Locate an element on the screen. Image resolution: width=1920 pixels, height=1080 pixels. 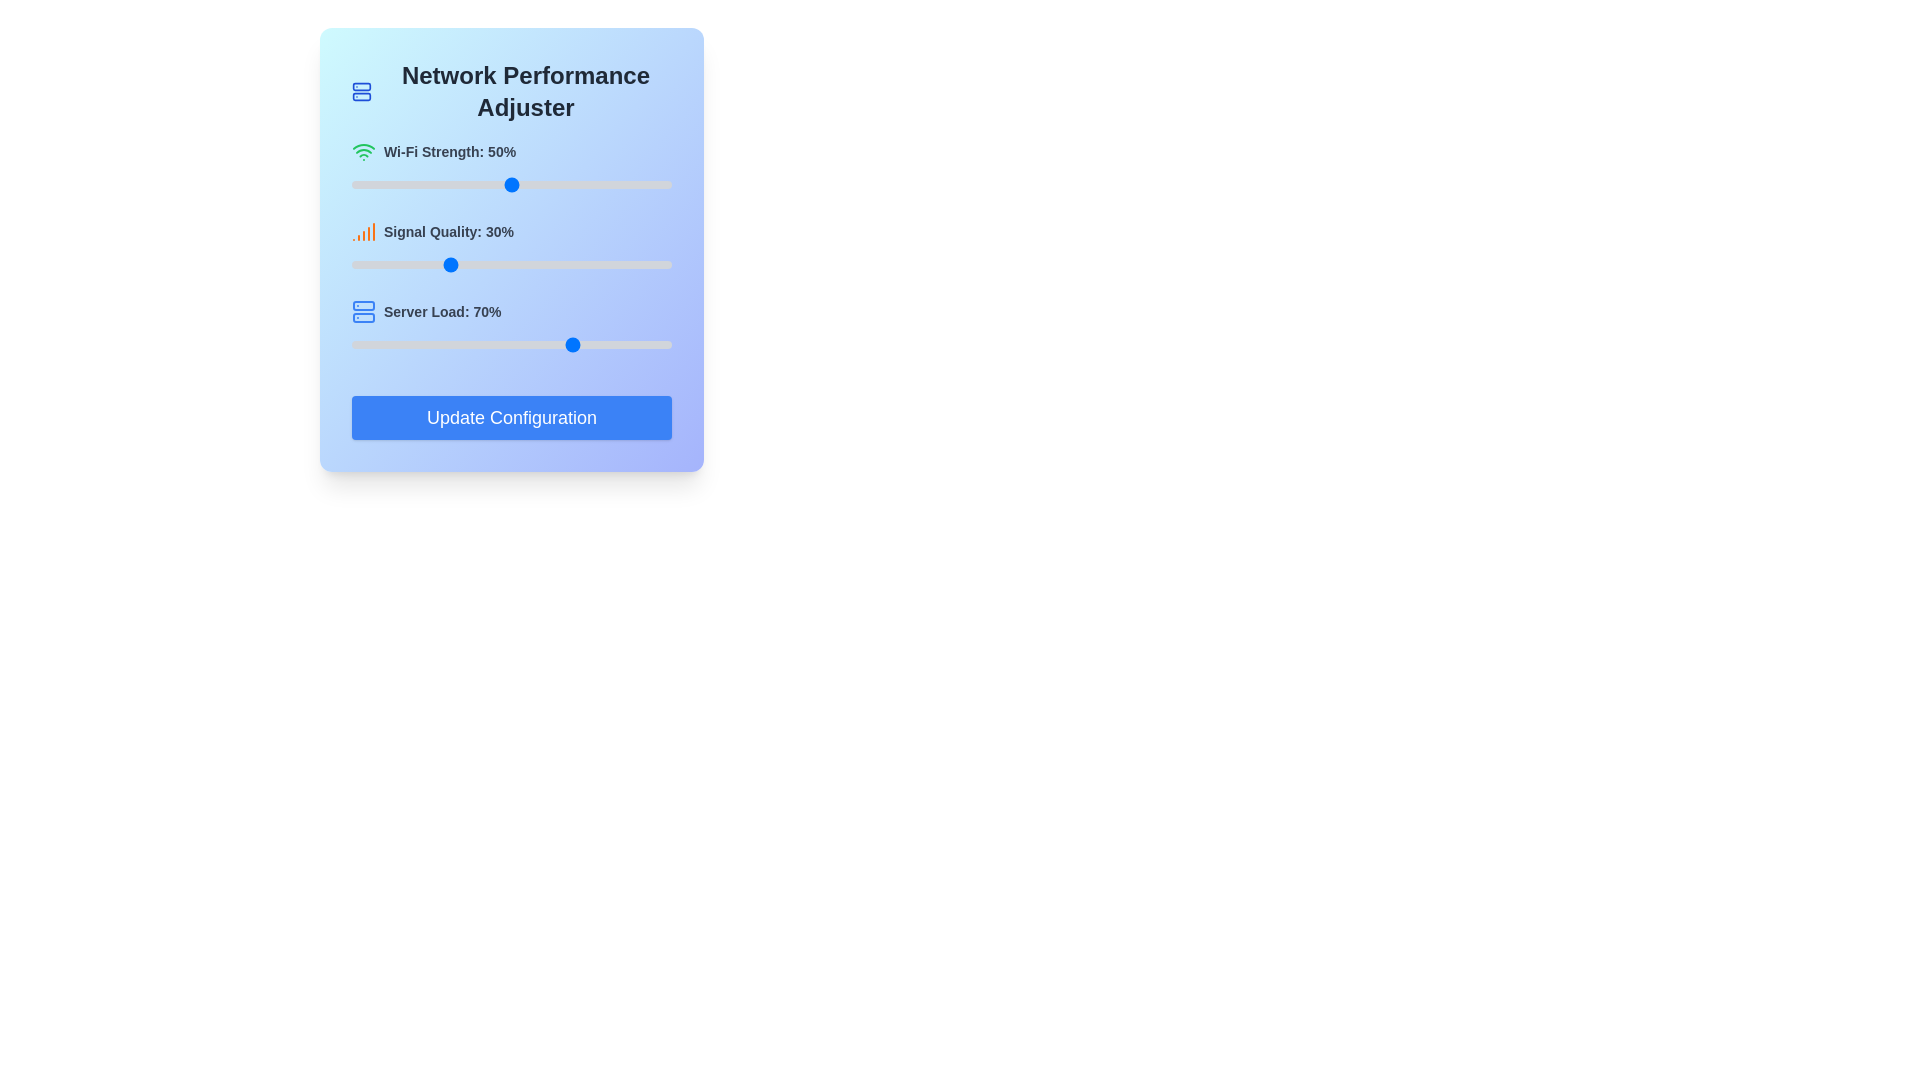
the Server Load slider is located at coordinates (626, 343).